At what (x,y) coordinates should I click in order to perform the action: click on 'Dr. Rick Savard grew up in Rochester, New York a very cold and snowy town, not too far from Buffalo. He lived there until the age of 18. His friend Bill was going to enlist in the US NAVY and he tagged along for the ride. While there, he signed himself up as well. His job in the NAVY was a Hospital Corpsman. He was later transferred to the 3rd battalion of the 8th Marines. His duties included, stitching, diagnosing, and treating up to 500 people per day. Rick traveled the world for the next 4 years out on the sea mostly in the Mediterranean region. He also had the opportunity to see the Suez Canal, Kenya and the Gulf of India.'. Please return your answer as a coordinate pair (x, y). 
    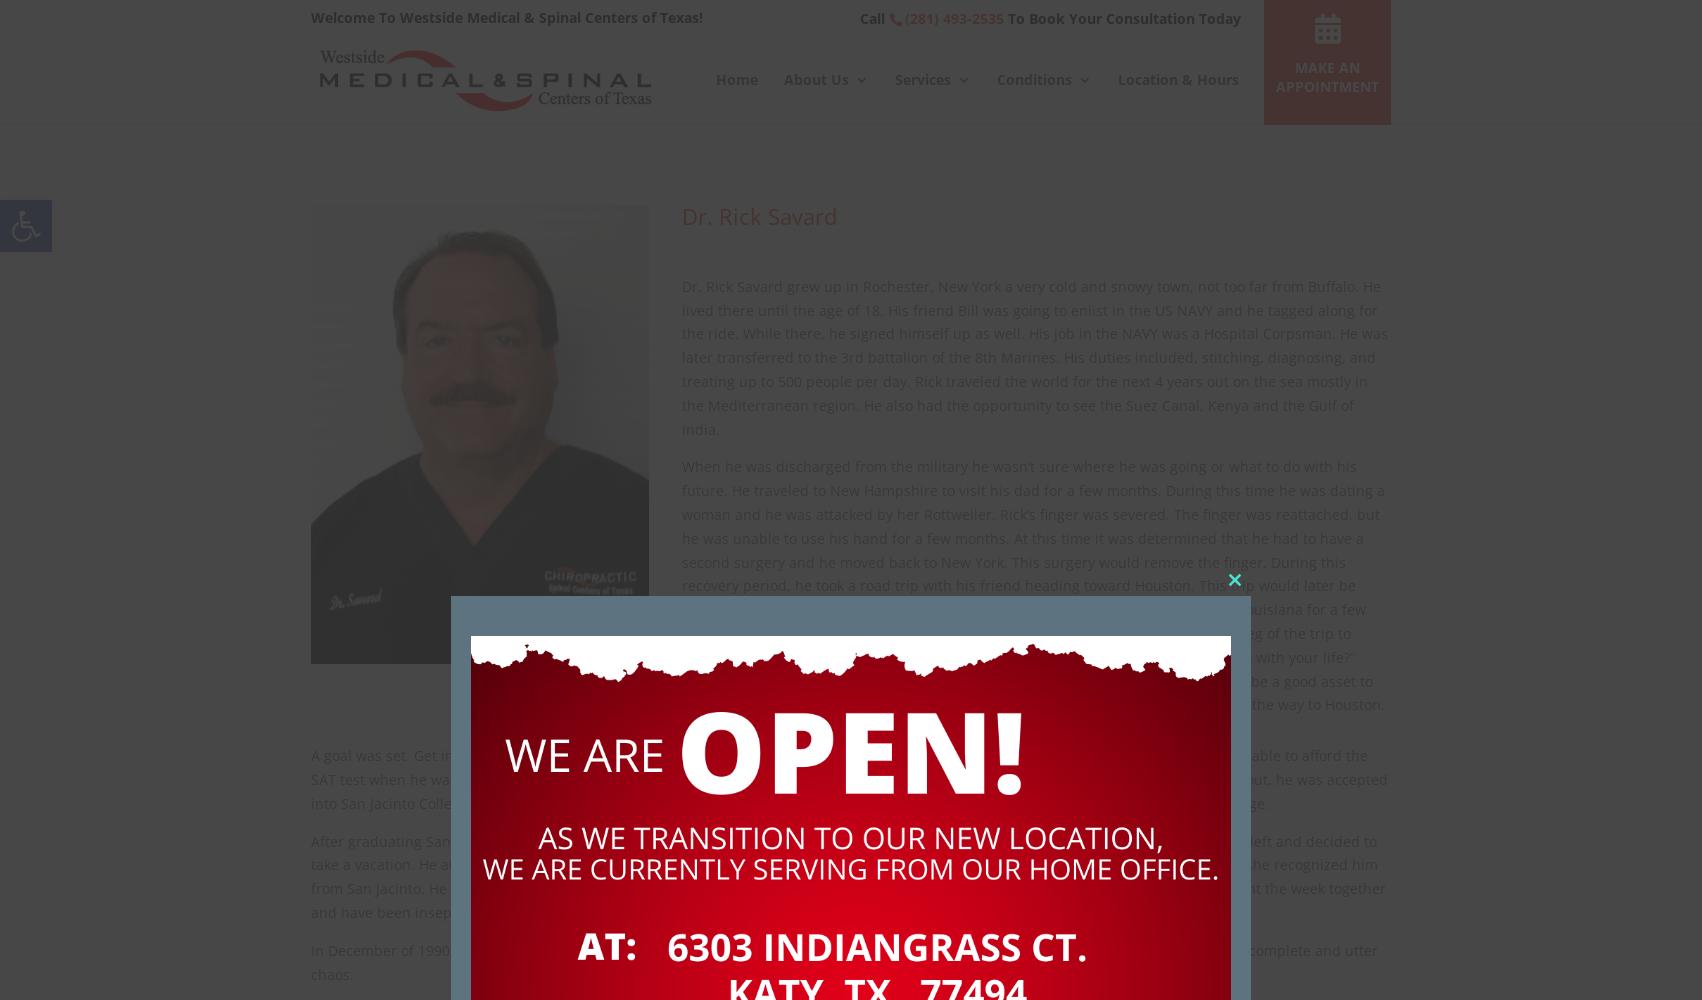
    Looking at the image, I should click on (1032, 356).